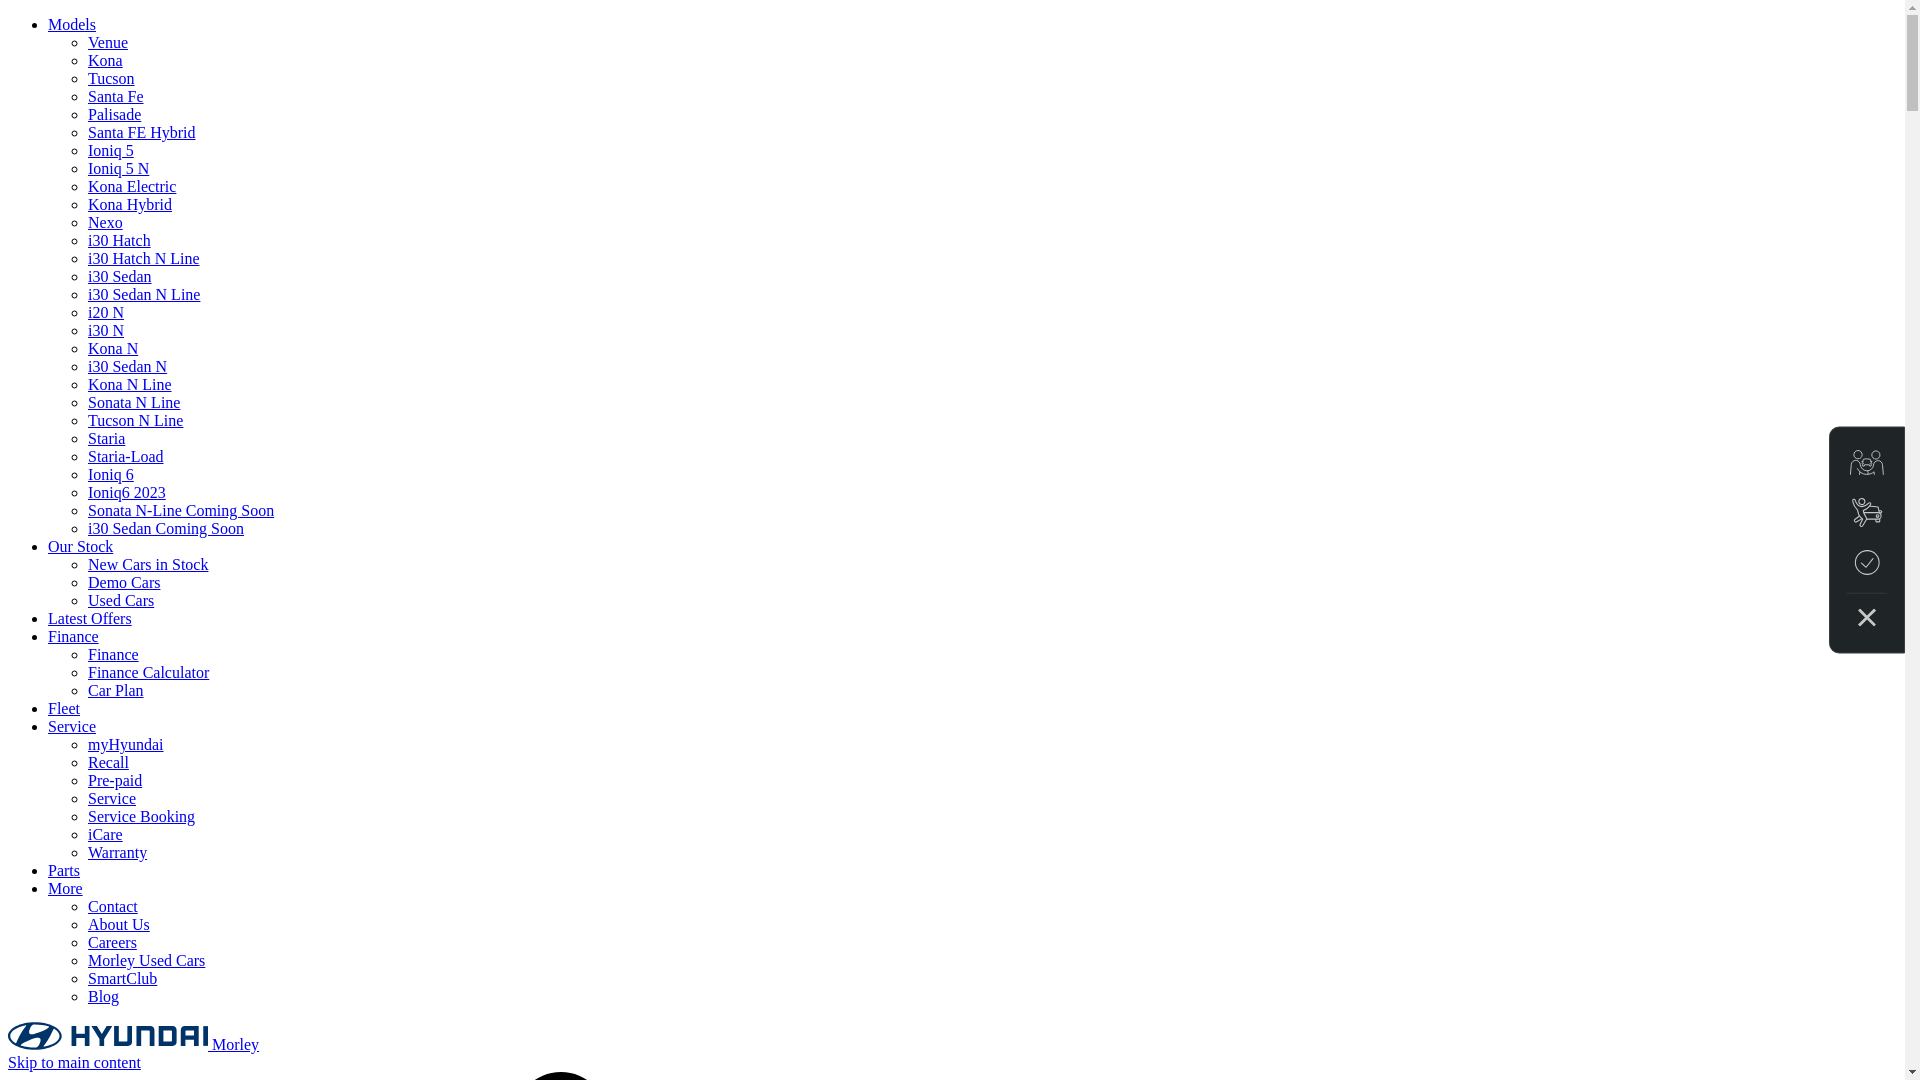 The image size is (1920, 1080). What do you see at coordinates (86, 689) in the screenshot?
I see `'Car Plan'` at bounding box center [86, 689].